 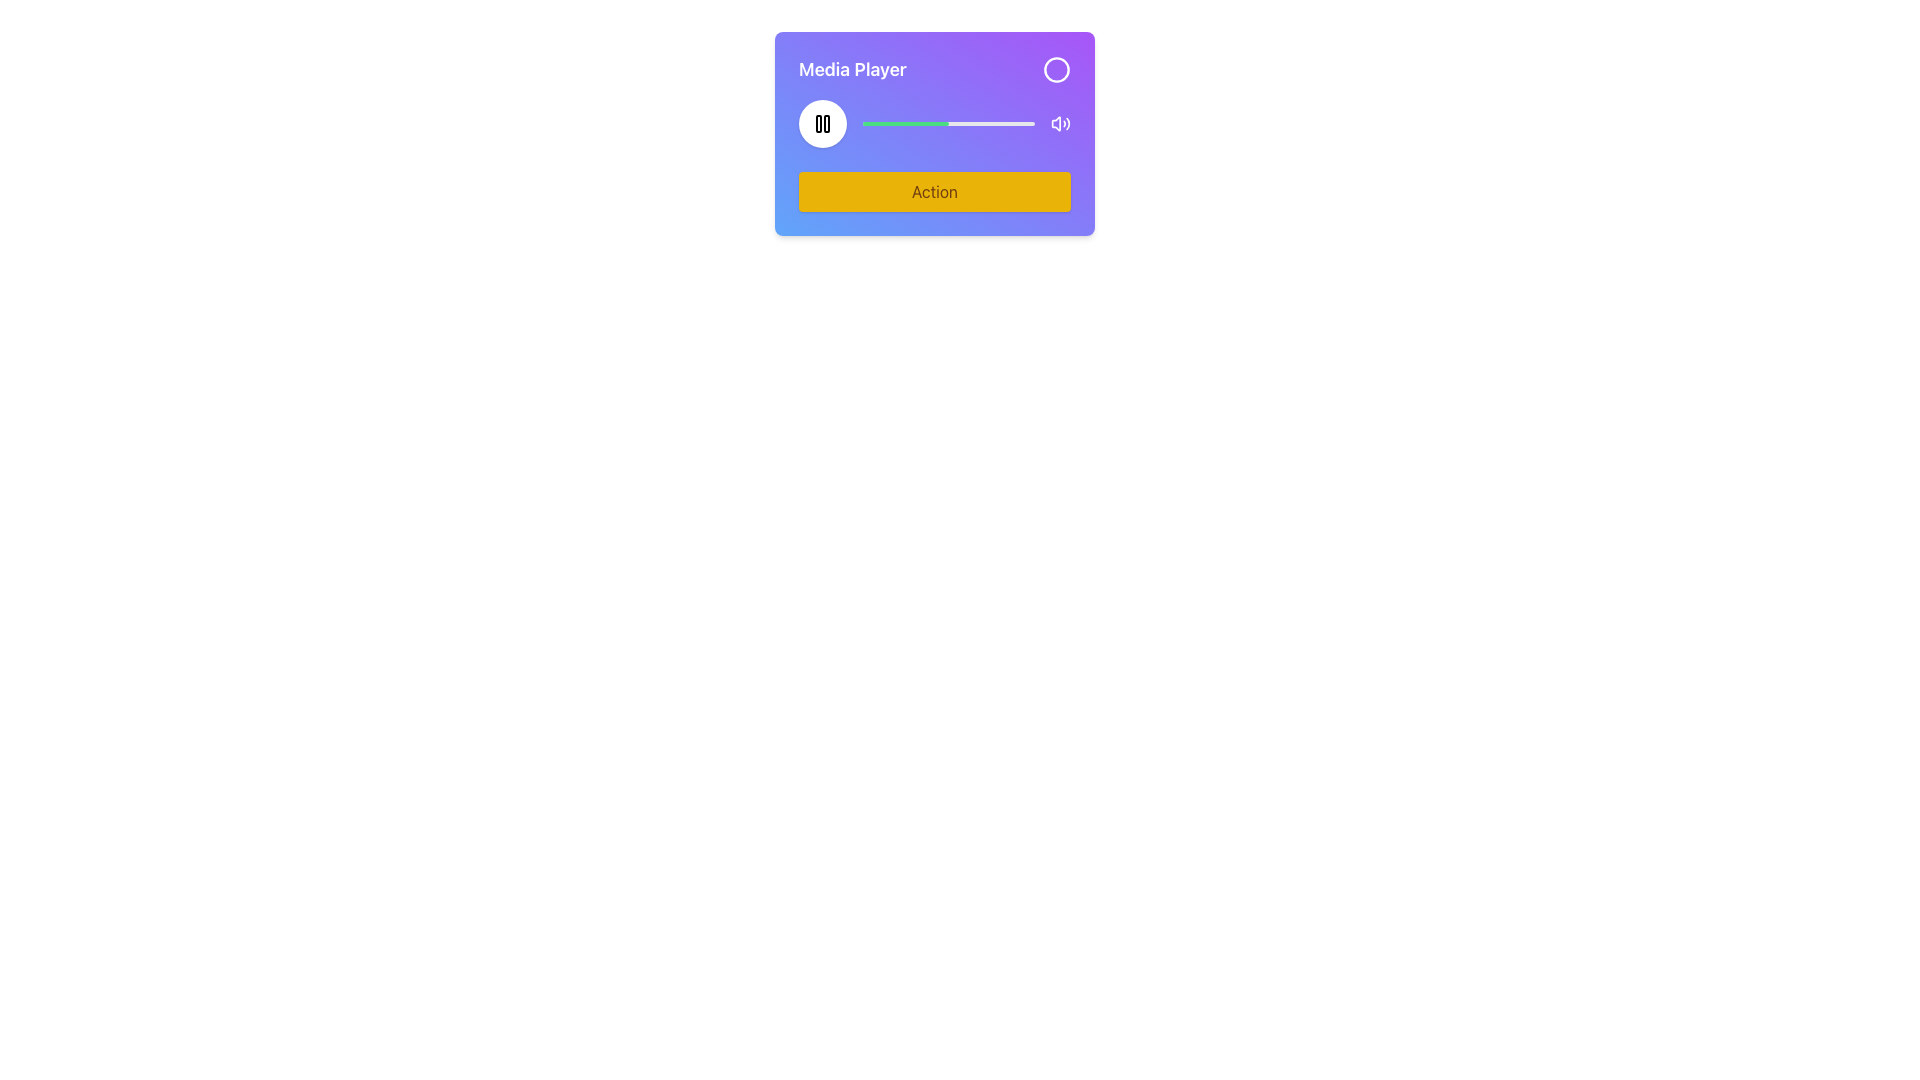 What do you see at coordinates (1059, 123) in the screenshot?
I see `the speaker icon with sound waves in the media player controls section` at bounding box center [1059, 123].